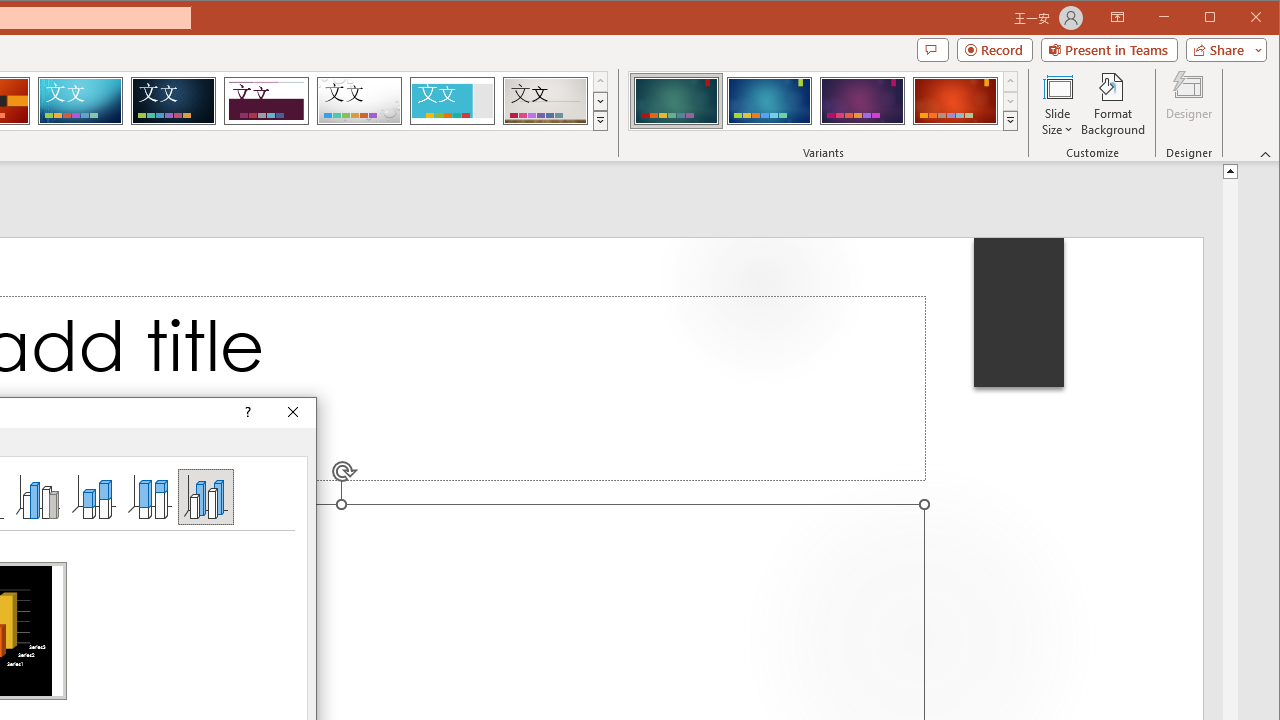  What do you see at coordinates (148, 495) in the screenshot?
I see `'3-D 100% Stacked Column'` at bounding box center [148, 495].